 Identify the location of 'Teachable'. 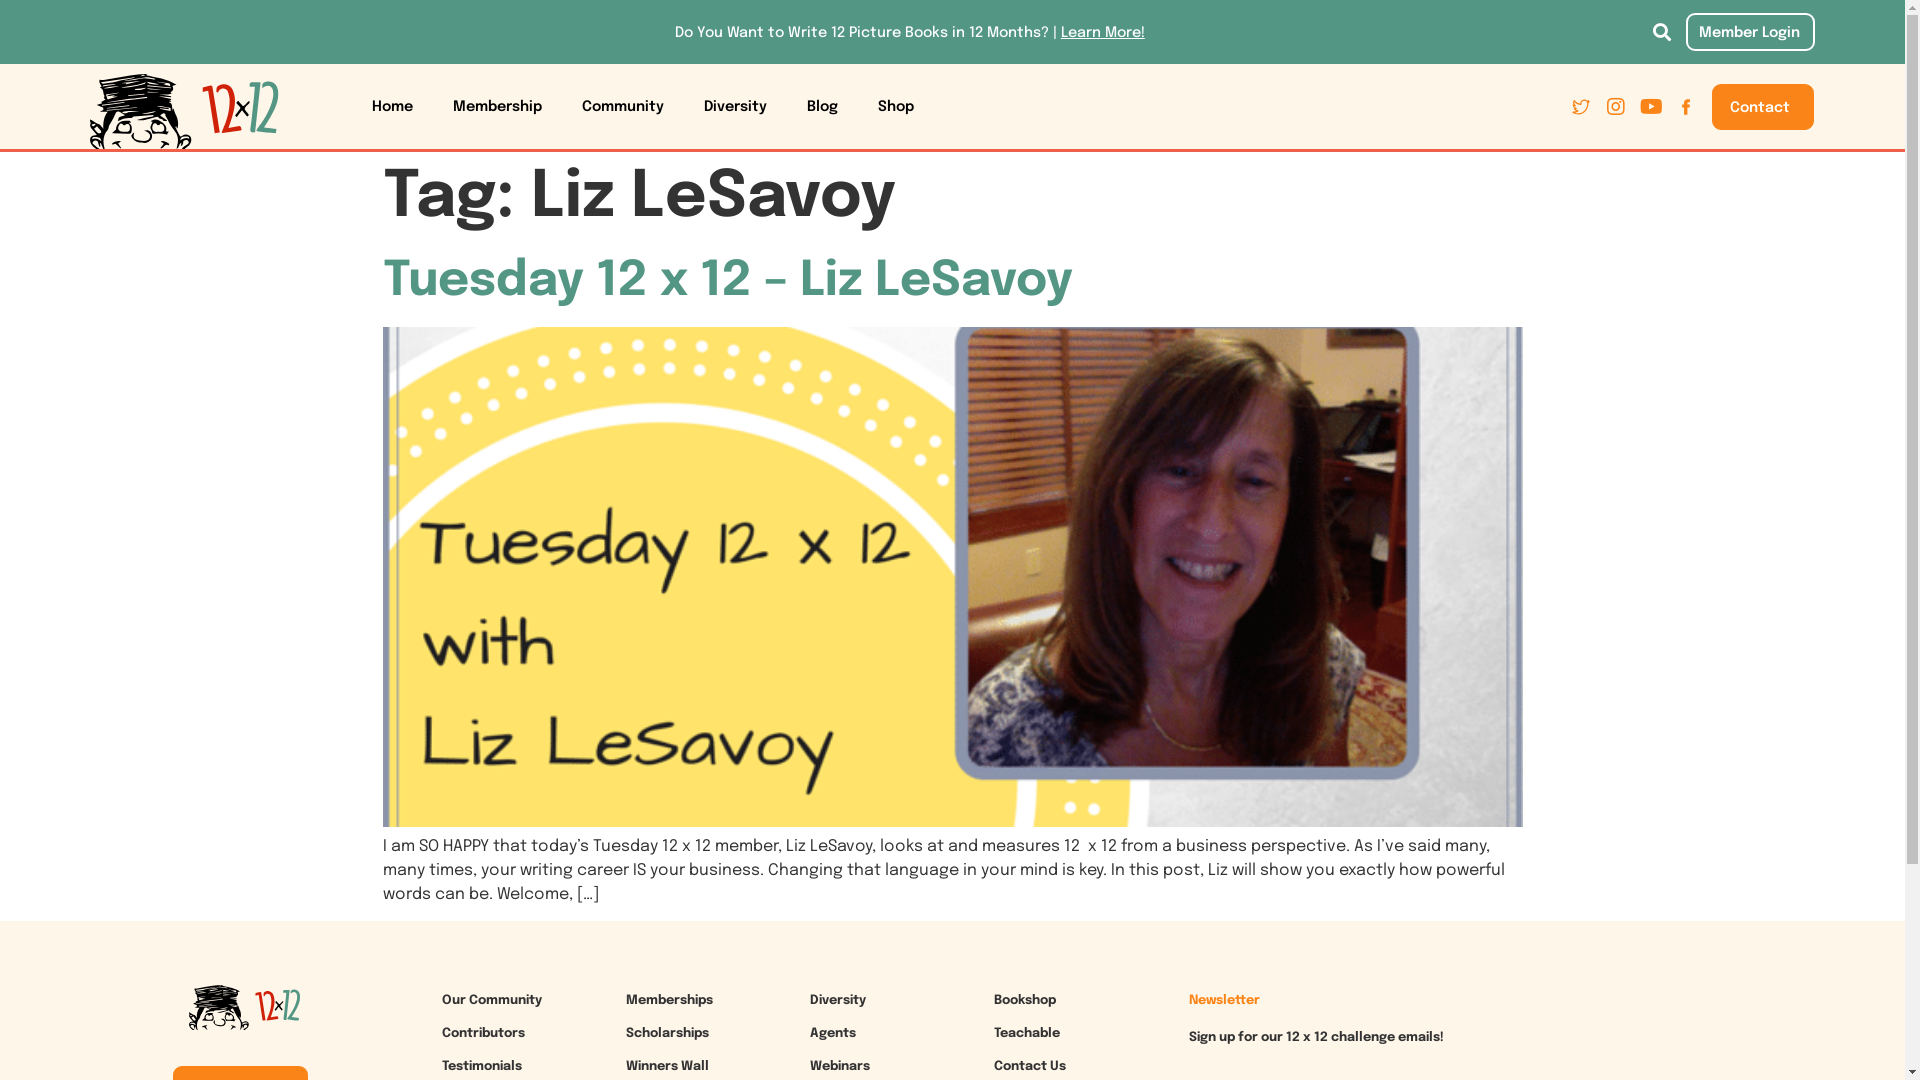
(1027, 1033).